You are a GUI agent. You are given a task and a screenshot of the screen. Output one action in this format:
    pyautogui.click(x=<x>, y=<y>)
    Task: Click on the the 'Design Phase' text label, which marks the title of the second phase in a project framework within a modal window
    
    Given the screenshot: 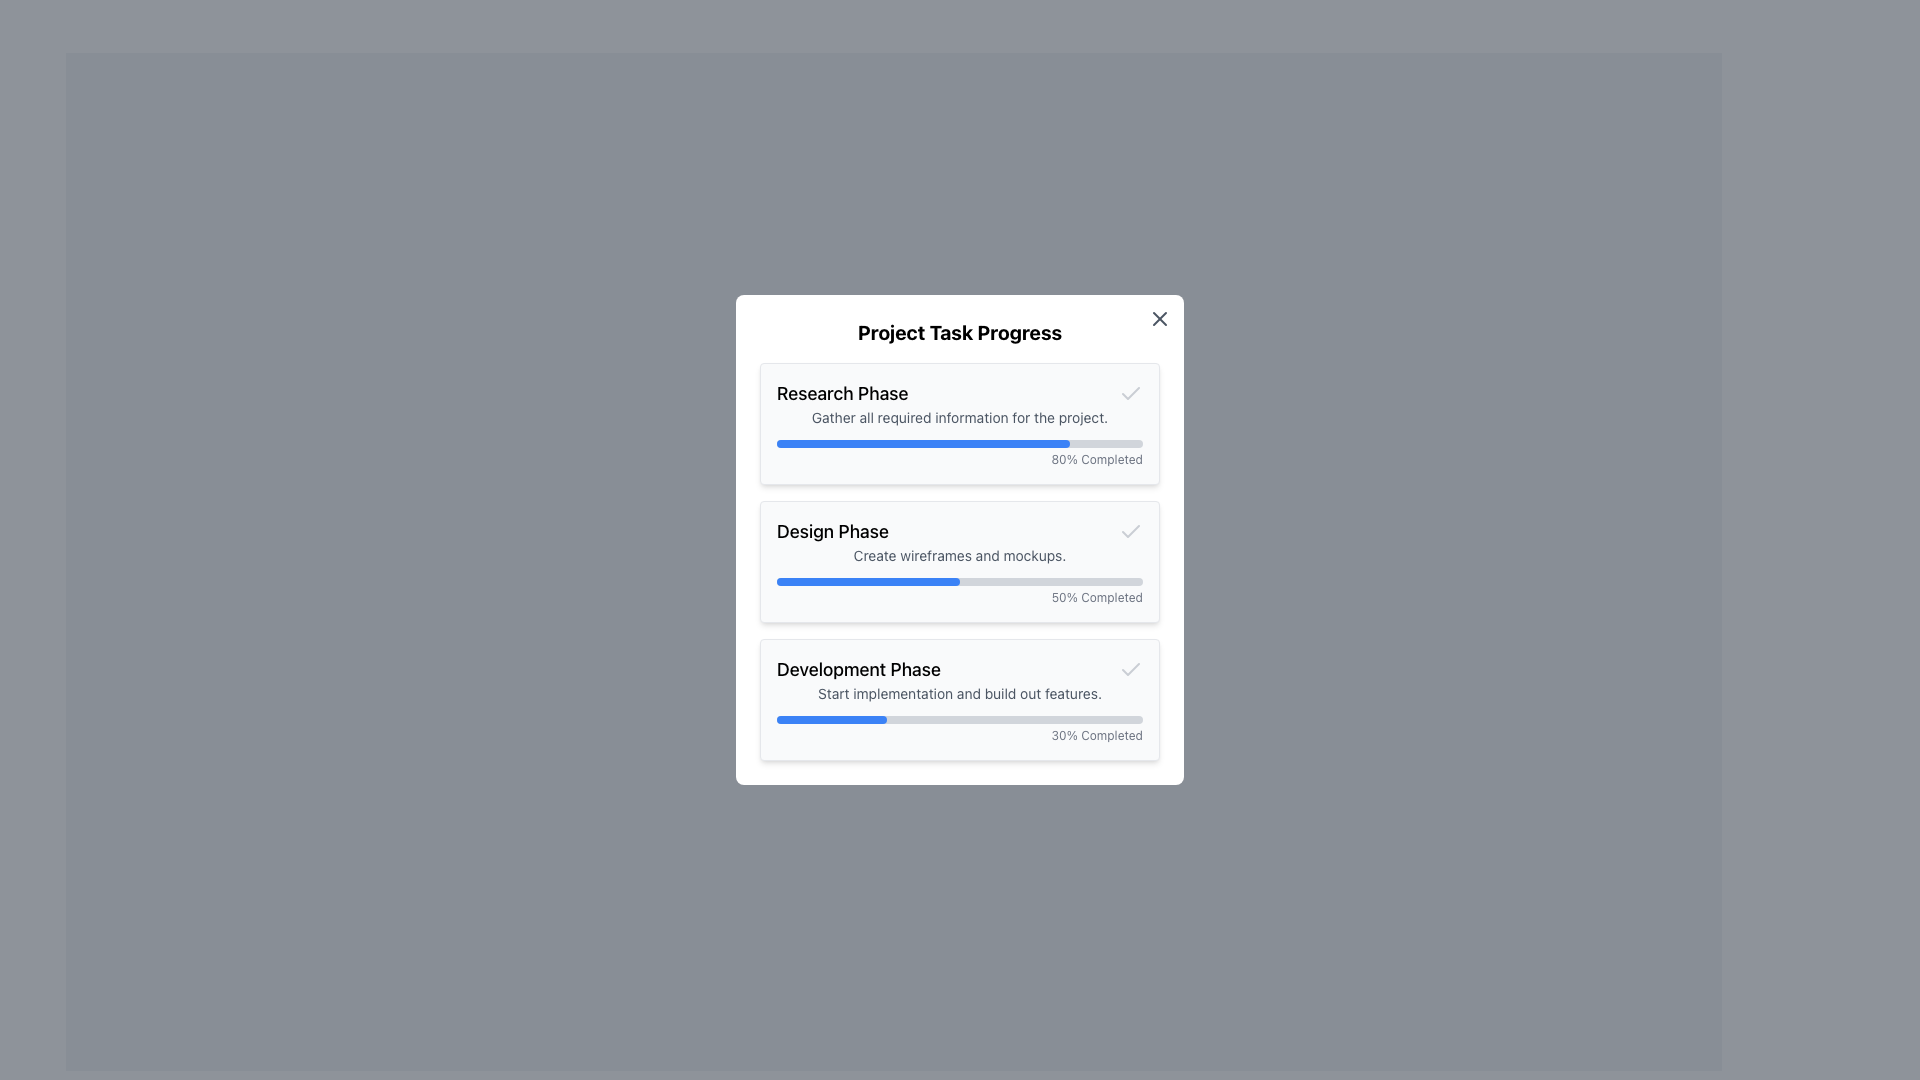 What is the action you would take?
    pyautogui.click(x=832, y=531)
    